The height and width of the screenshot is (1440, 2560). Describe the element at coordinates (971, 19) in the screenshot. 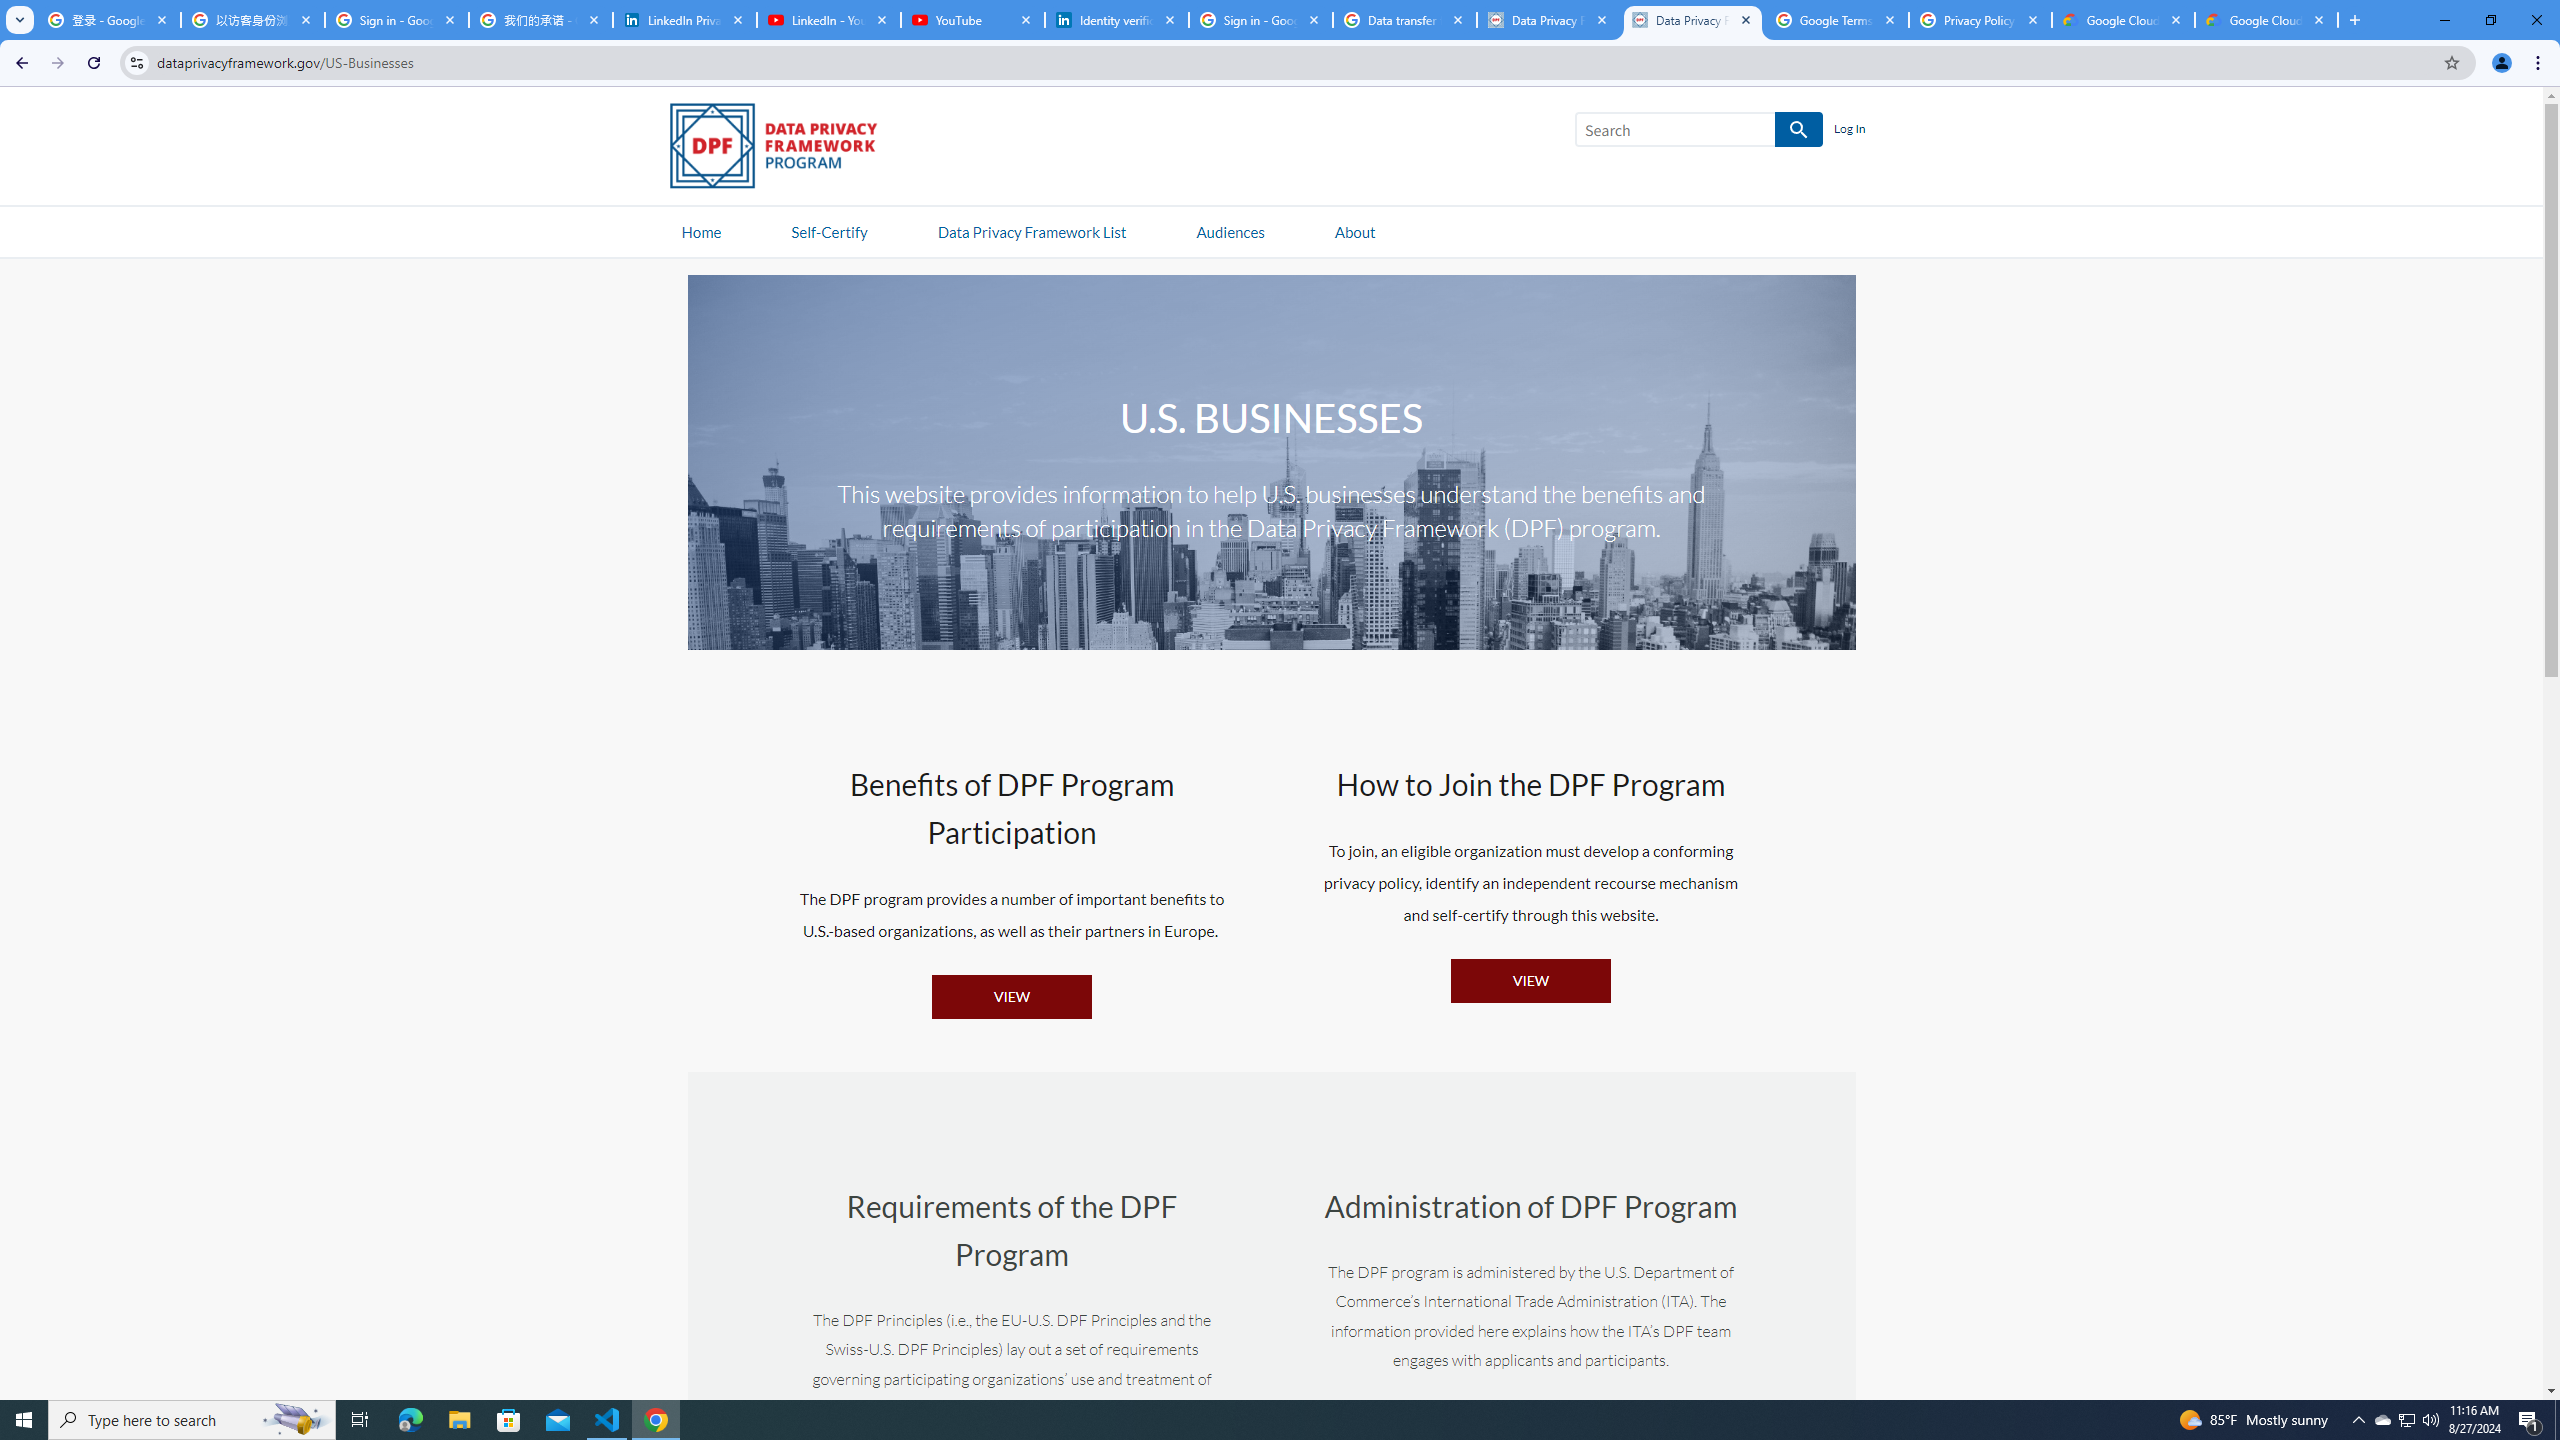

I see `'YouTube'` at that location.